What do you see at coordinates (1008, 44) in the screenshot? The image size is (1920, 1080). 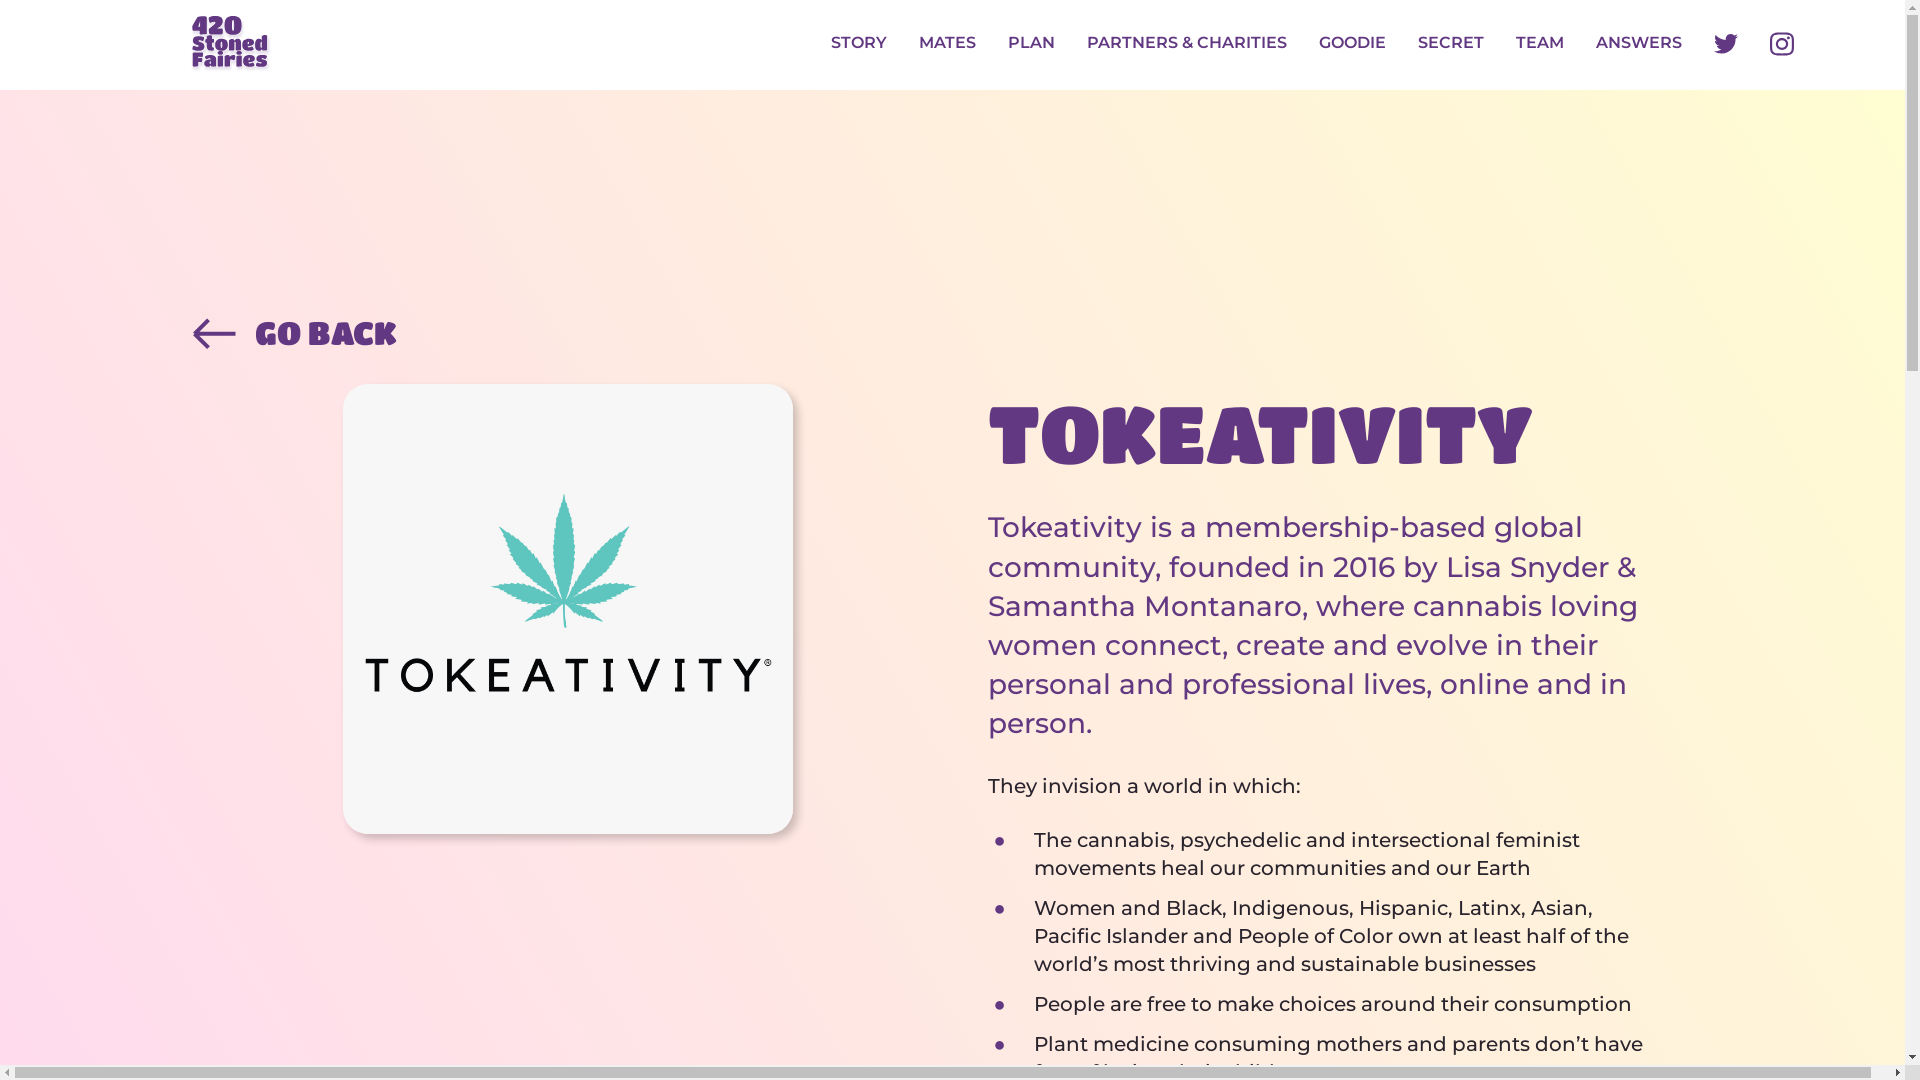 I see `'PLAN'` at bounding box center [1008, 44].